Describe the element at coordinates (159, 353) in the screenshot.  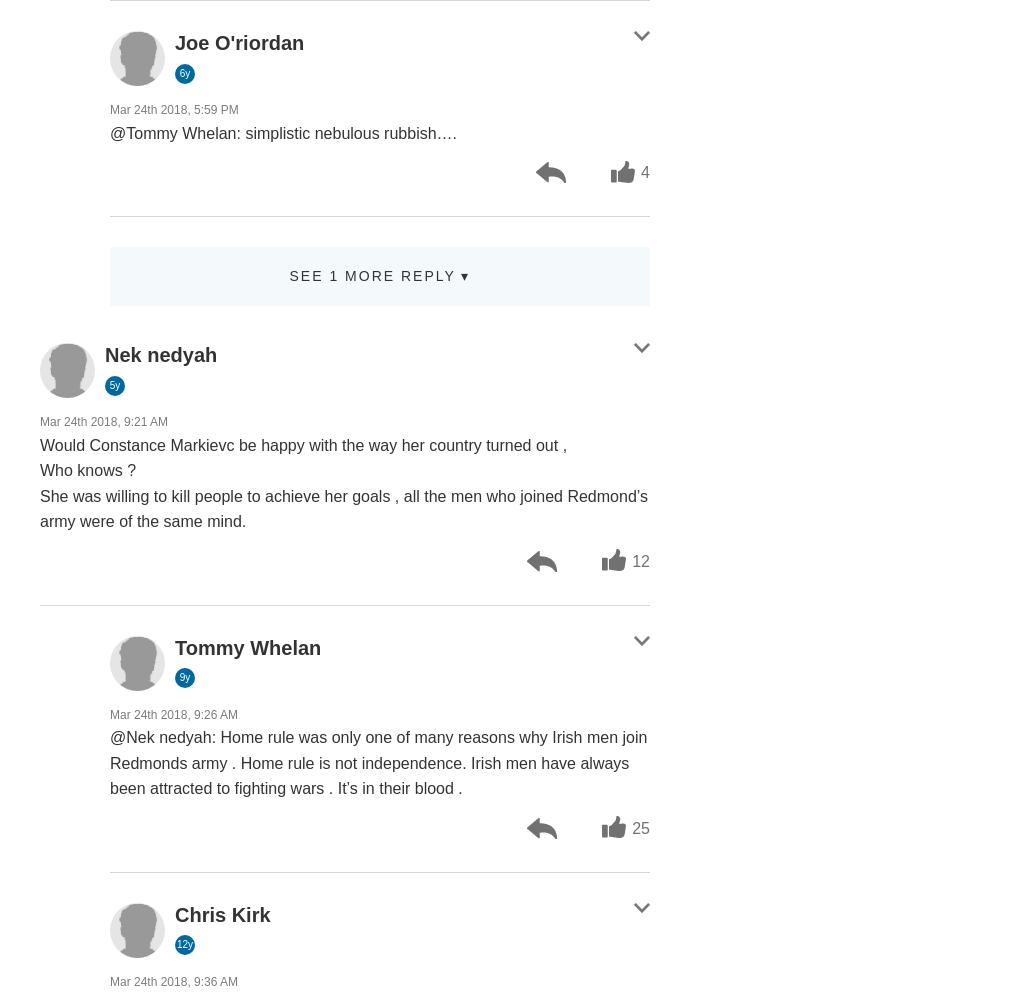
I see `'Nek nedyah'` at that location.